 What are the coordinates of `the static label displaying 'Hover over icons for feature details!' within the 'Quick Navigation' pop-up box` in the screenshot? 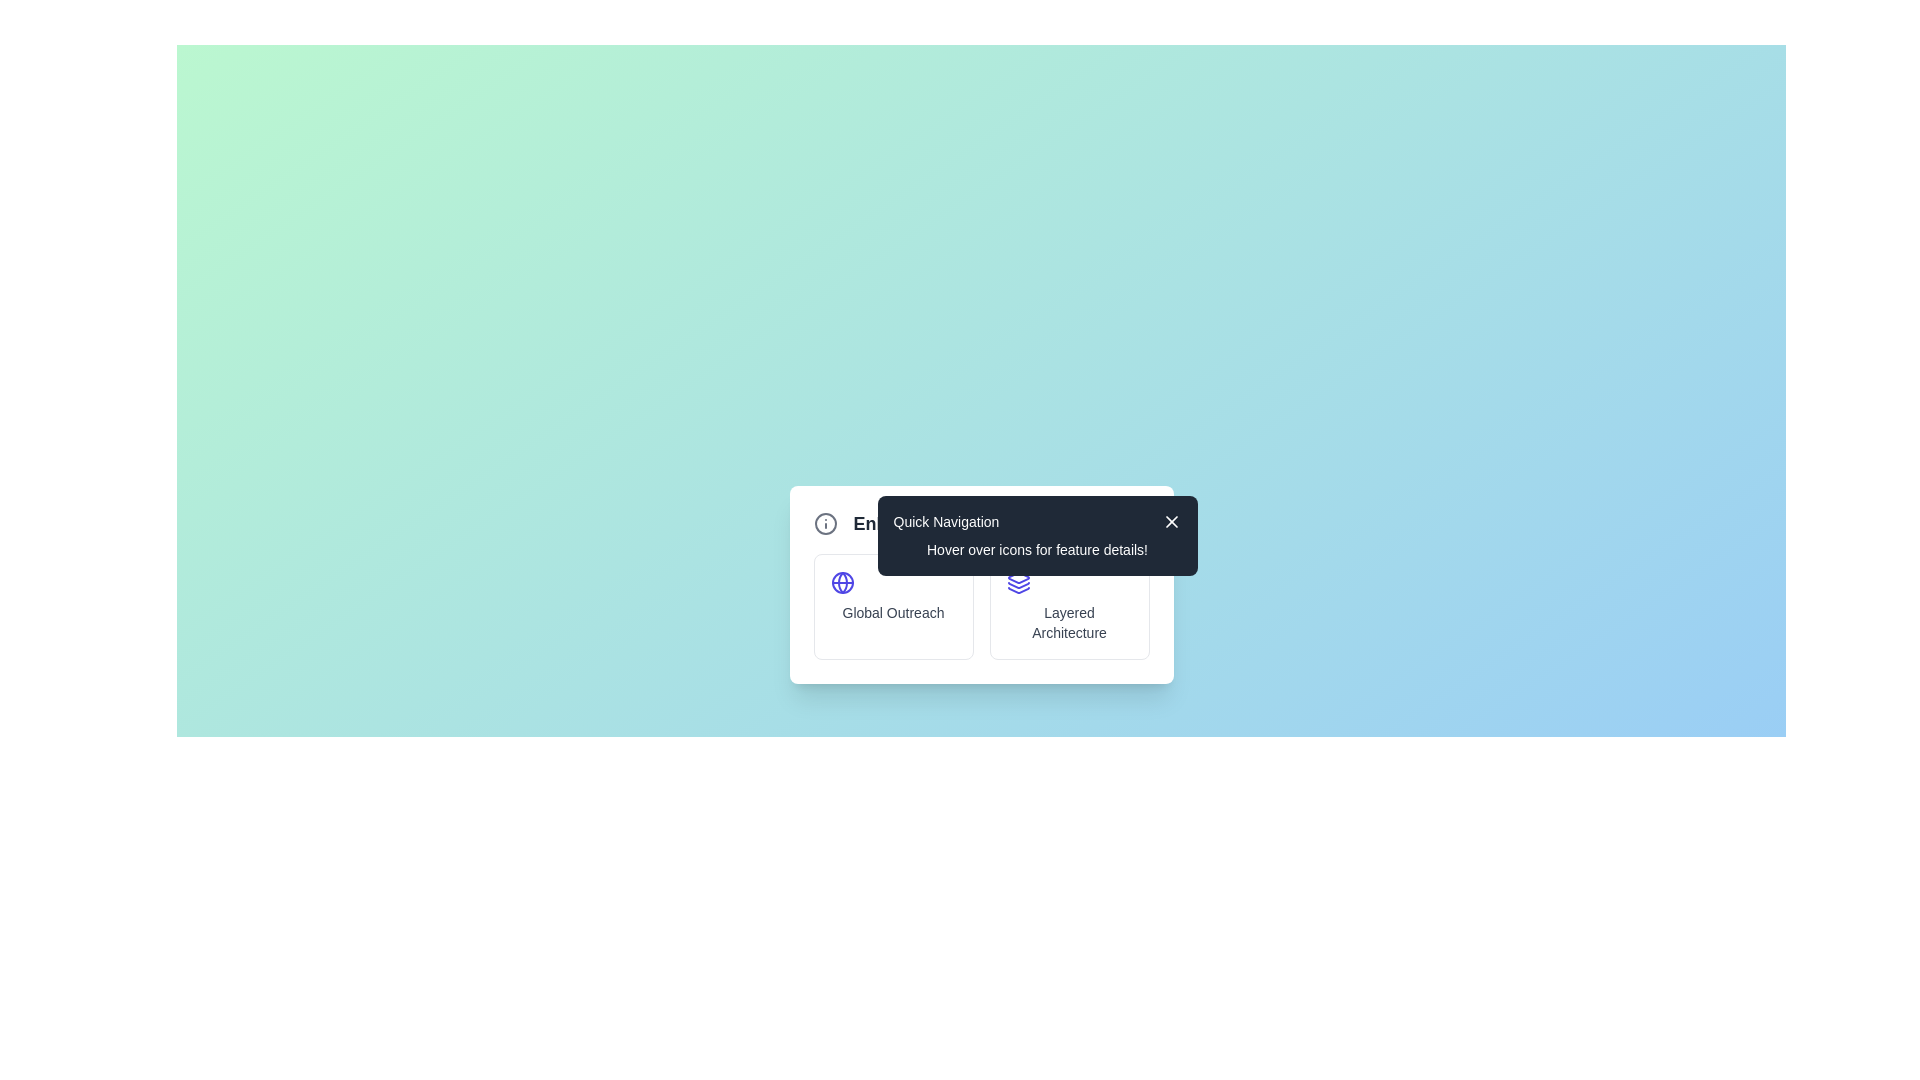 It's located at (1037, 550).